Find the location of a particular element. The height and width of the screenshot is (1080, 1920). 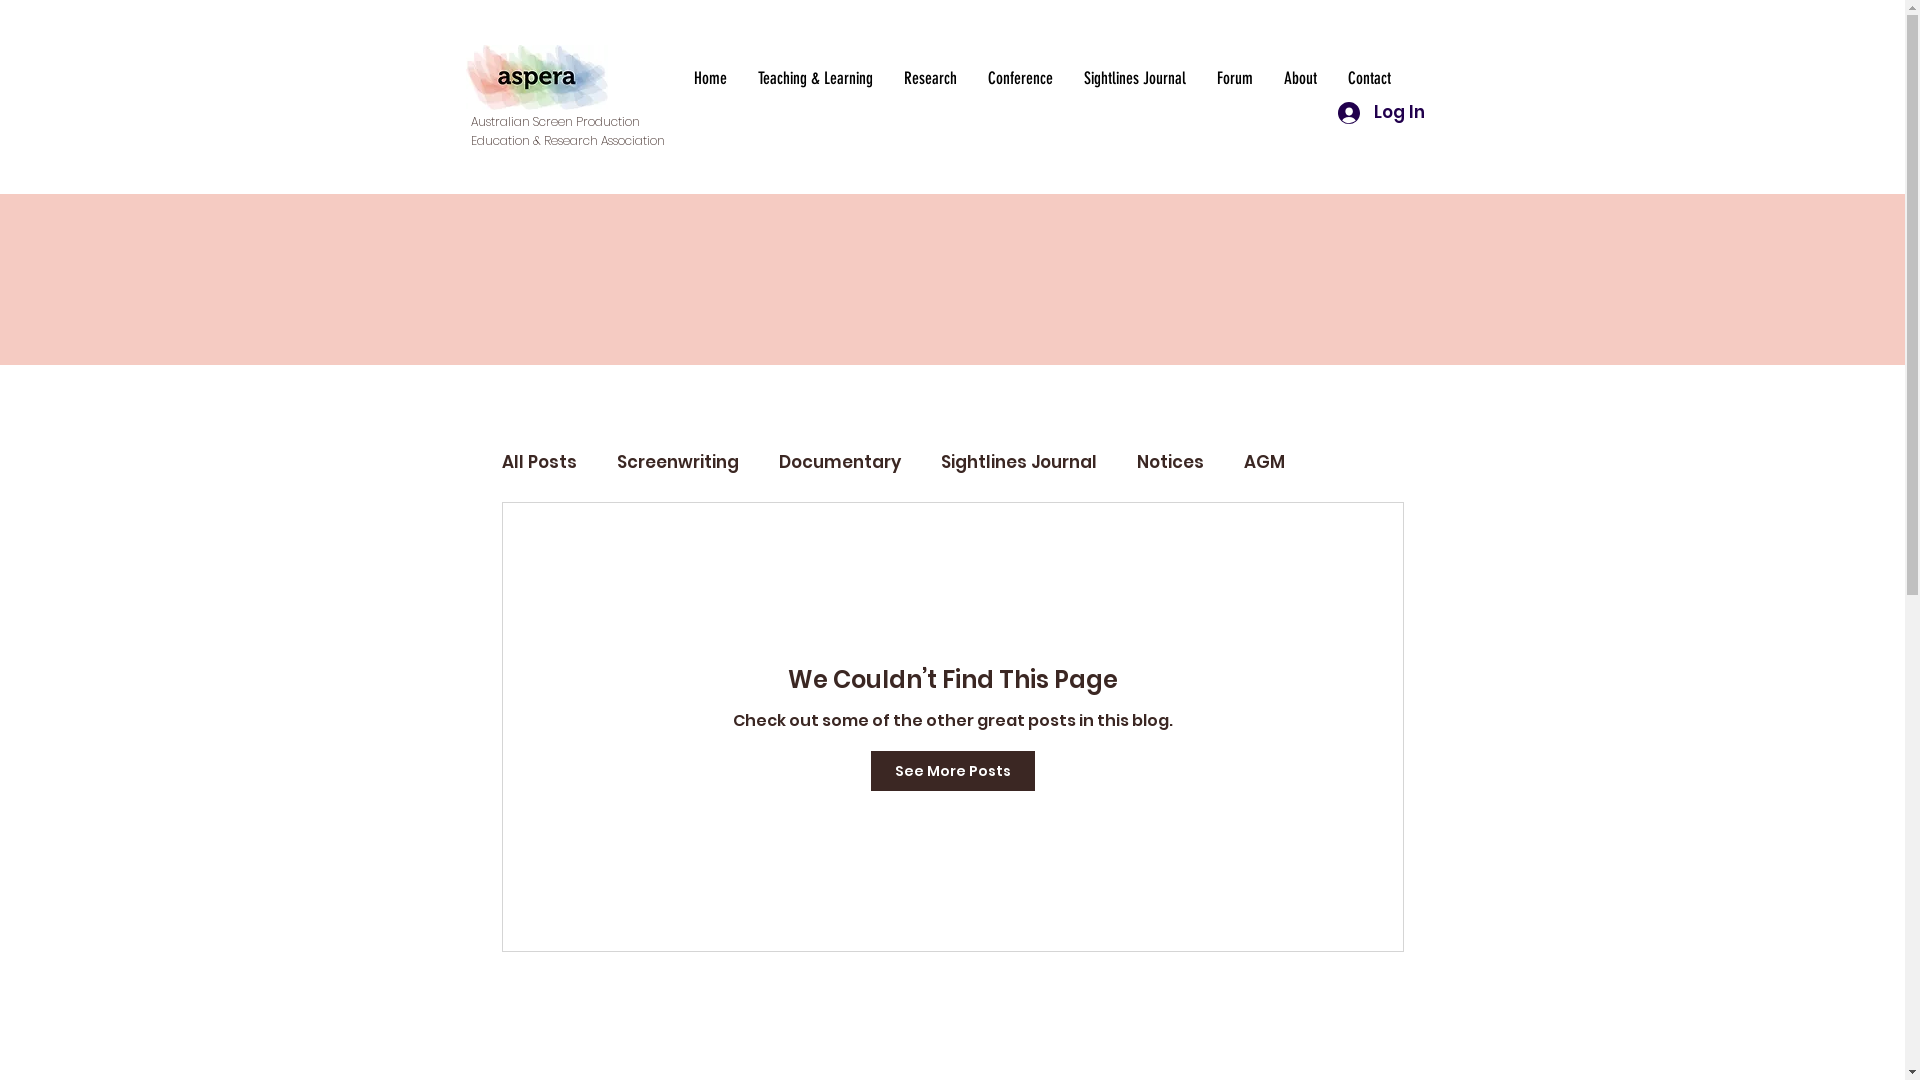

'About' is located at coordinates (1300, 76).